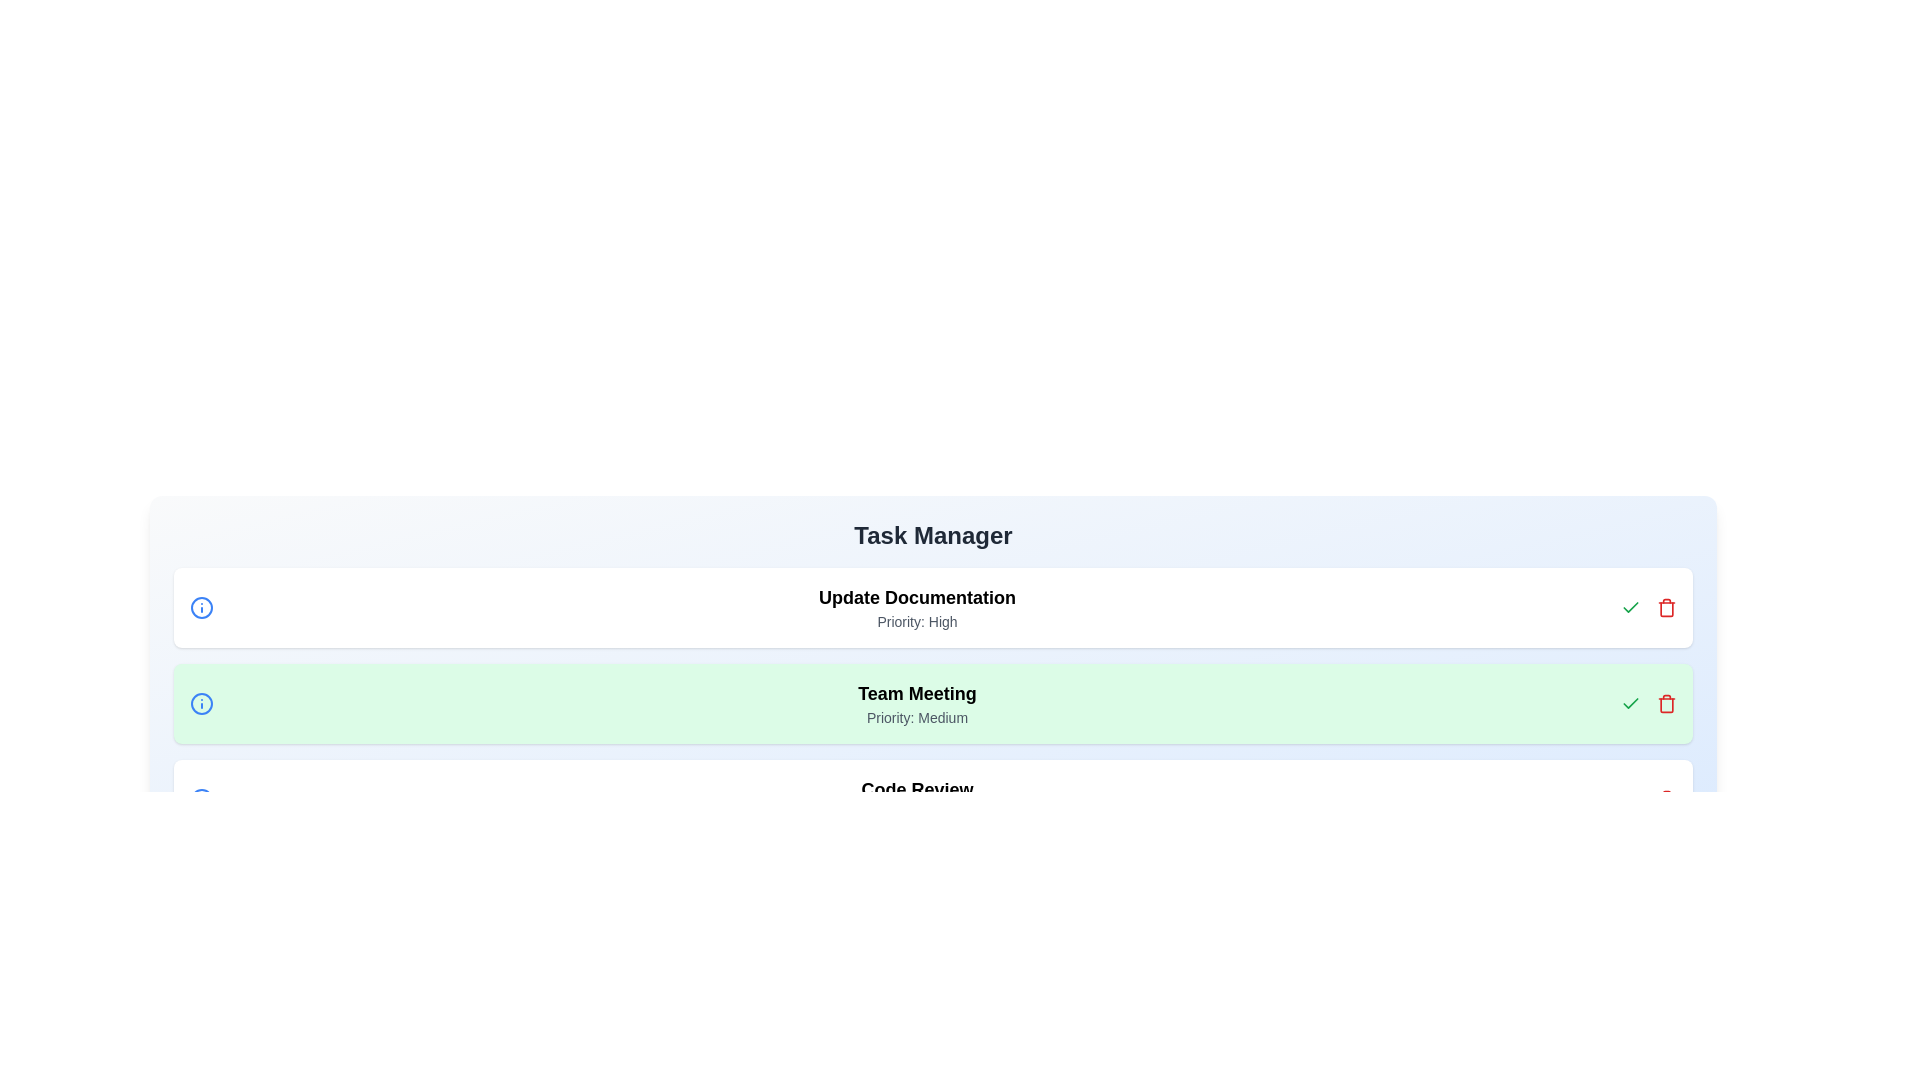 Image resolution: width=1920 pixels, height=1080 pixels. I want to click on the information icon for the task 'Team Meeting', so click(201, 703).